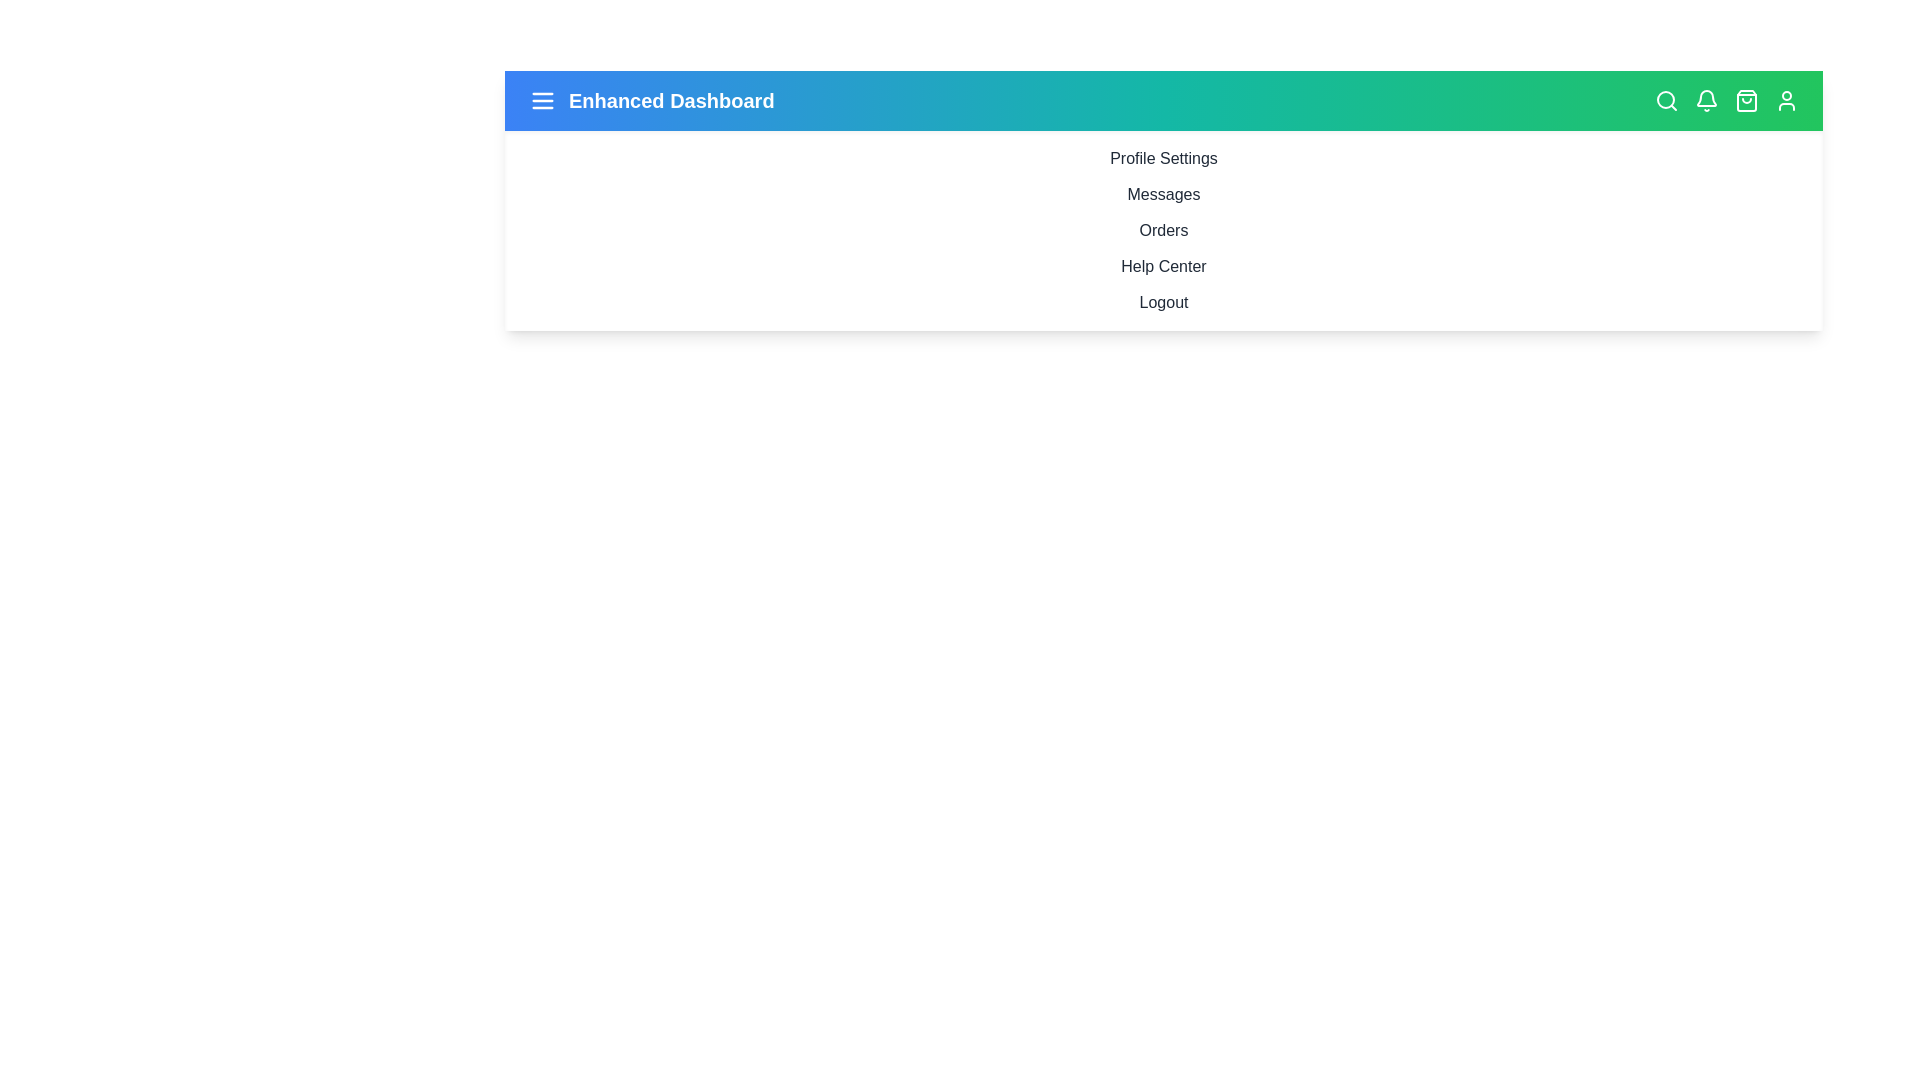 The image size is (1920, 1080). Describe the element at coordinates (1706, 100) in the screenshot. I see `the bell icon to display its tooltip or visual feedback` at that location.